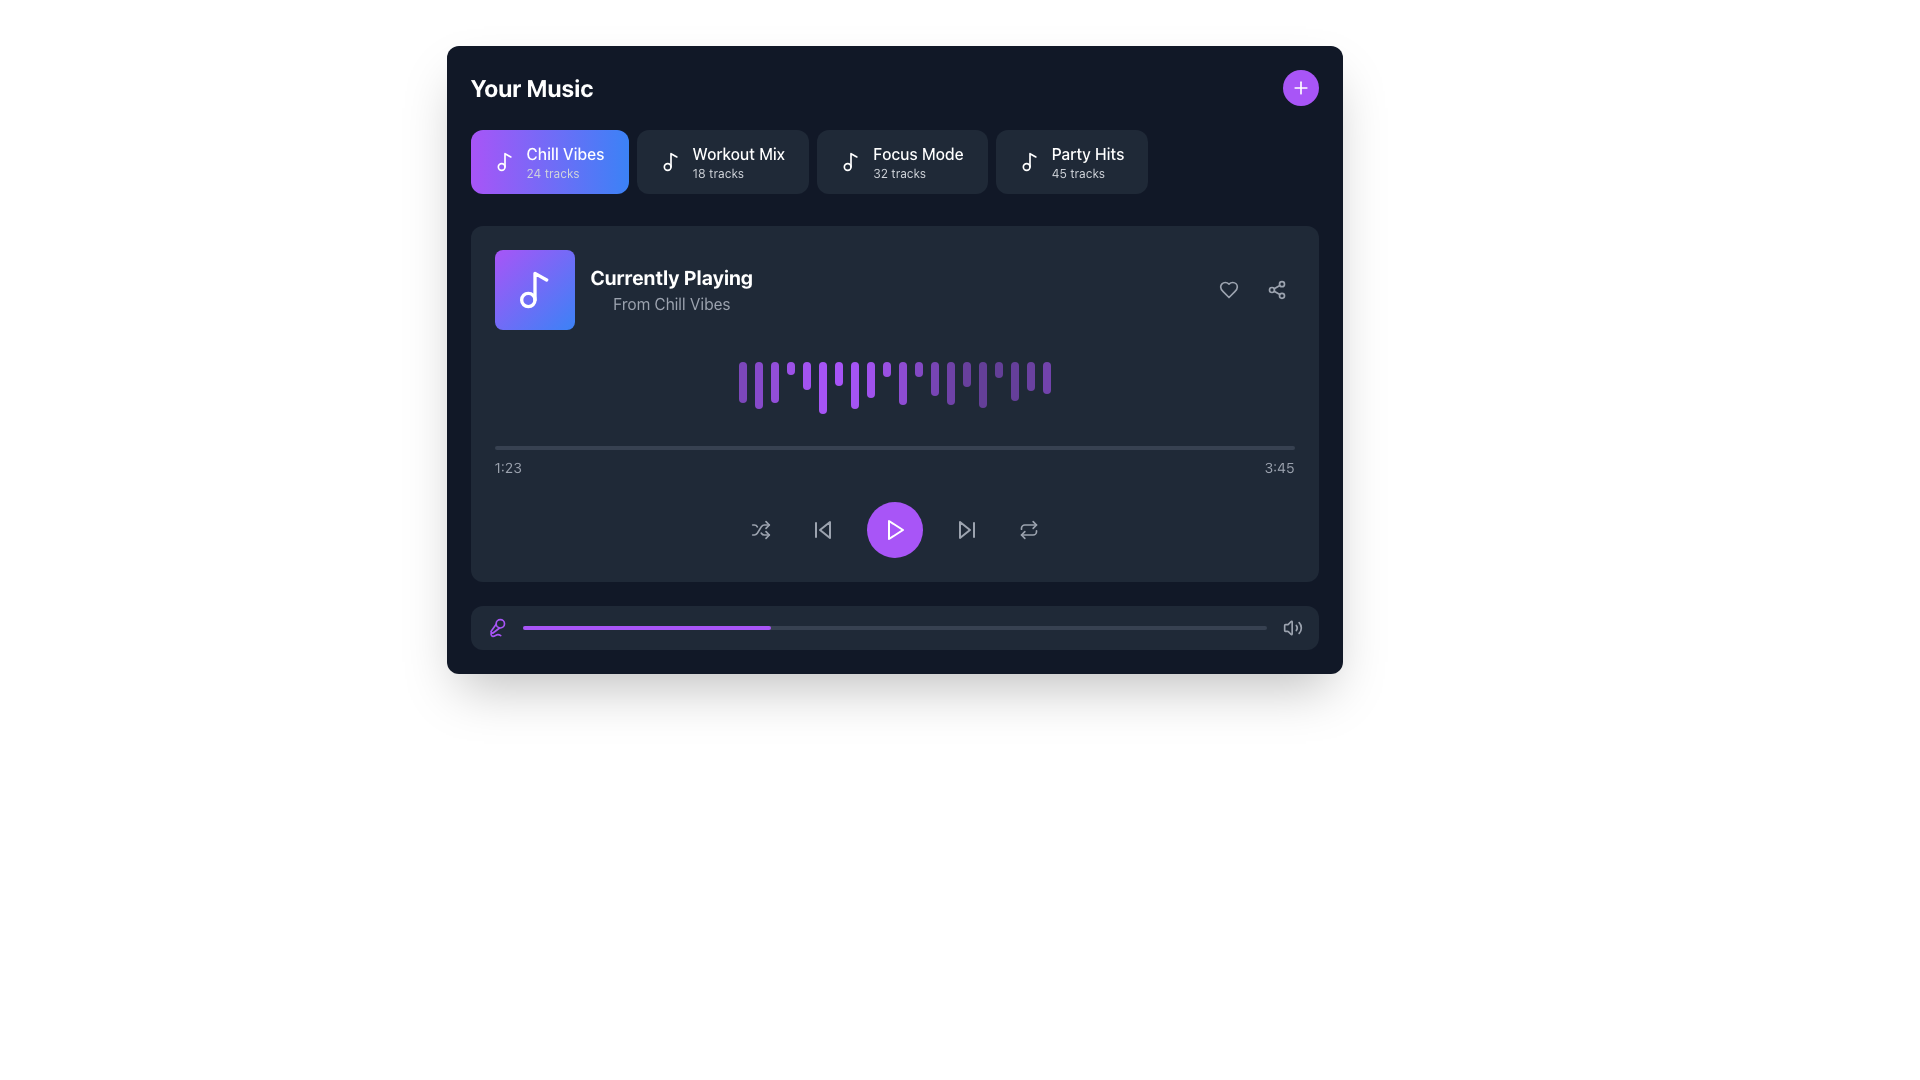  What do you see at coordinates (1275, 289) in the screenshot?
I see `the circular share button located in the upper-right portion of the playing card section` at bounding box center [1275, 289].